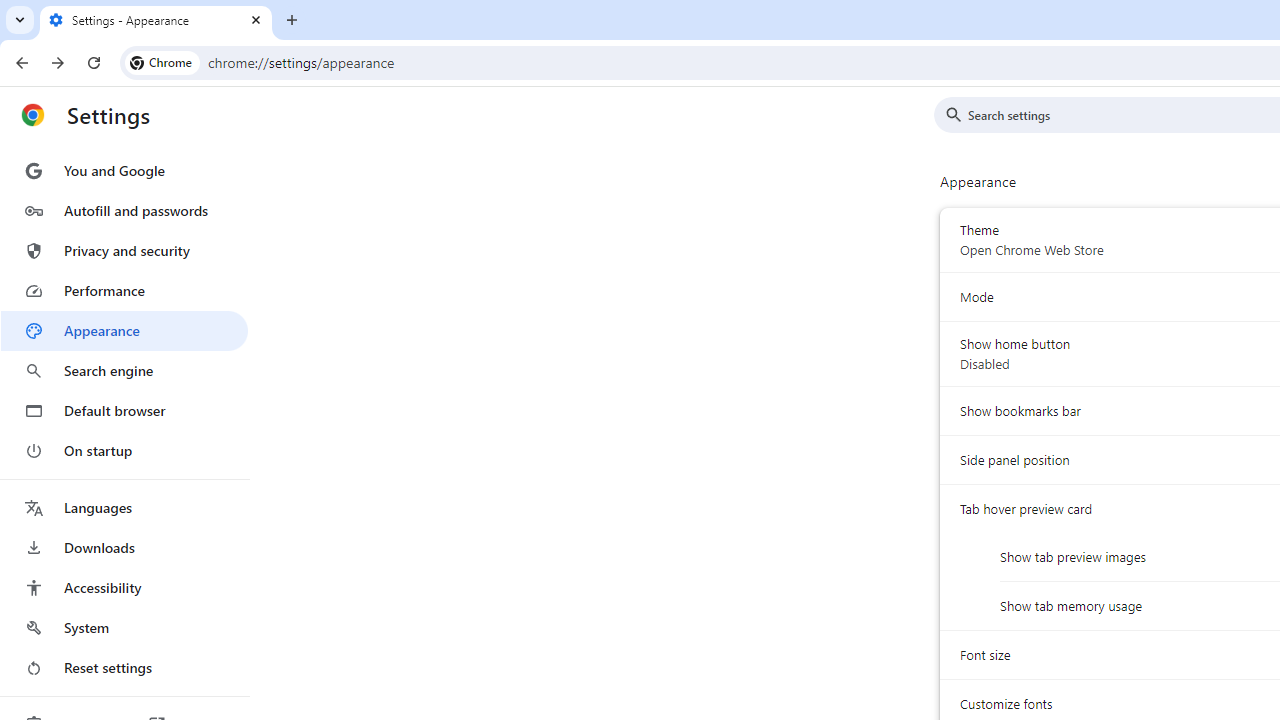  What do you see at coordinates (123, 586) in the screenshot?
I see `'Accessibility'` at bounding box center [123, 586].